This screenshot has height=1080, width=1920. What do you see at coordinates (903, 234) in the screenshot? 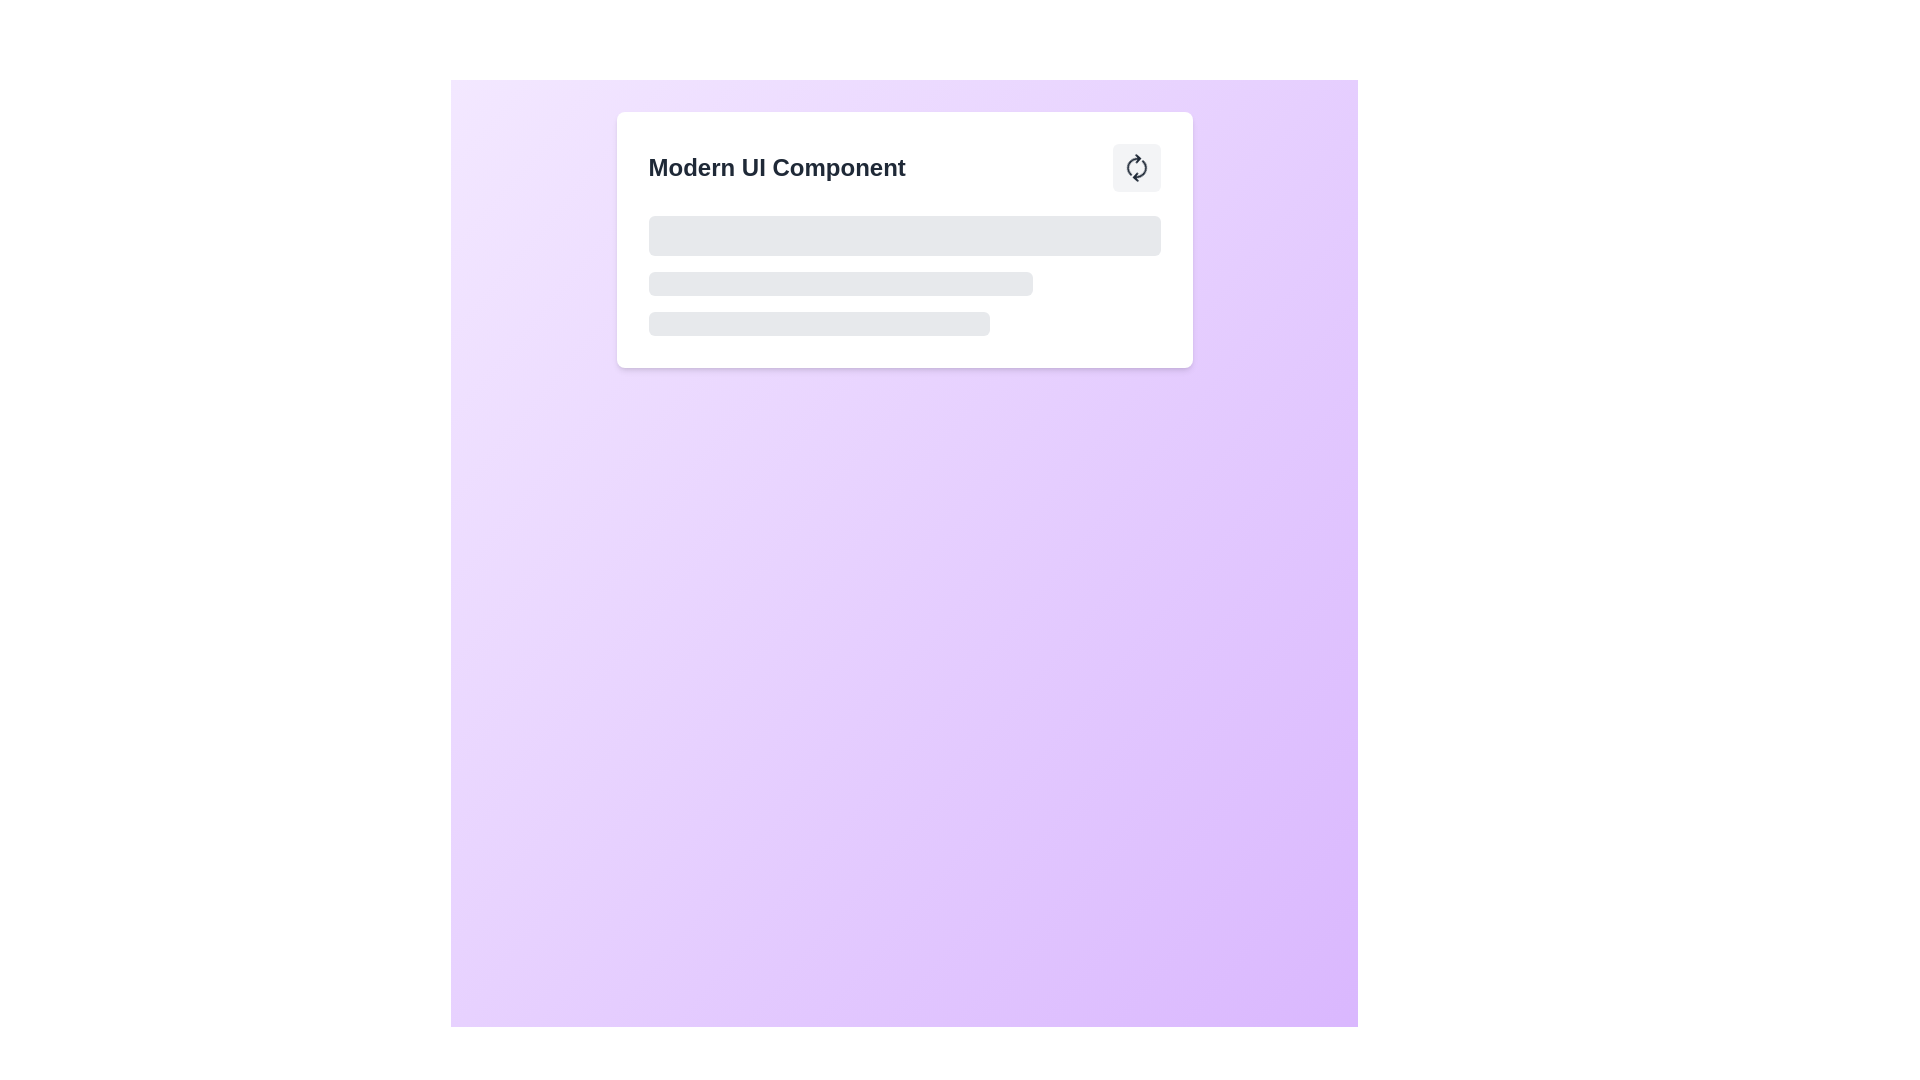
I see `the light gray rectangular placeholder located at the top of the vertically-stacked components, directly below the 'Modern UI Component' title` at bounding box center [903, 234].